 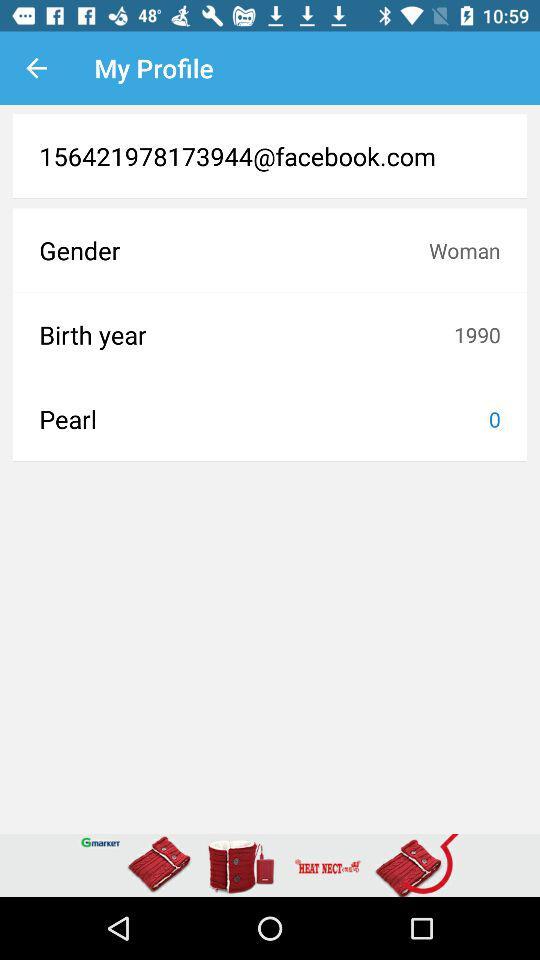 What do you see at coordinates (264, 418) in the screenshot?
I see `the item next to the 0` at bounding box center [264, 418].